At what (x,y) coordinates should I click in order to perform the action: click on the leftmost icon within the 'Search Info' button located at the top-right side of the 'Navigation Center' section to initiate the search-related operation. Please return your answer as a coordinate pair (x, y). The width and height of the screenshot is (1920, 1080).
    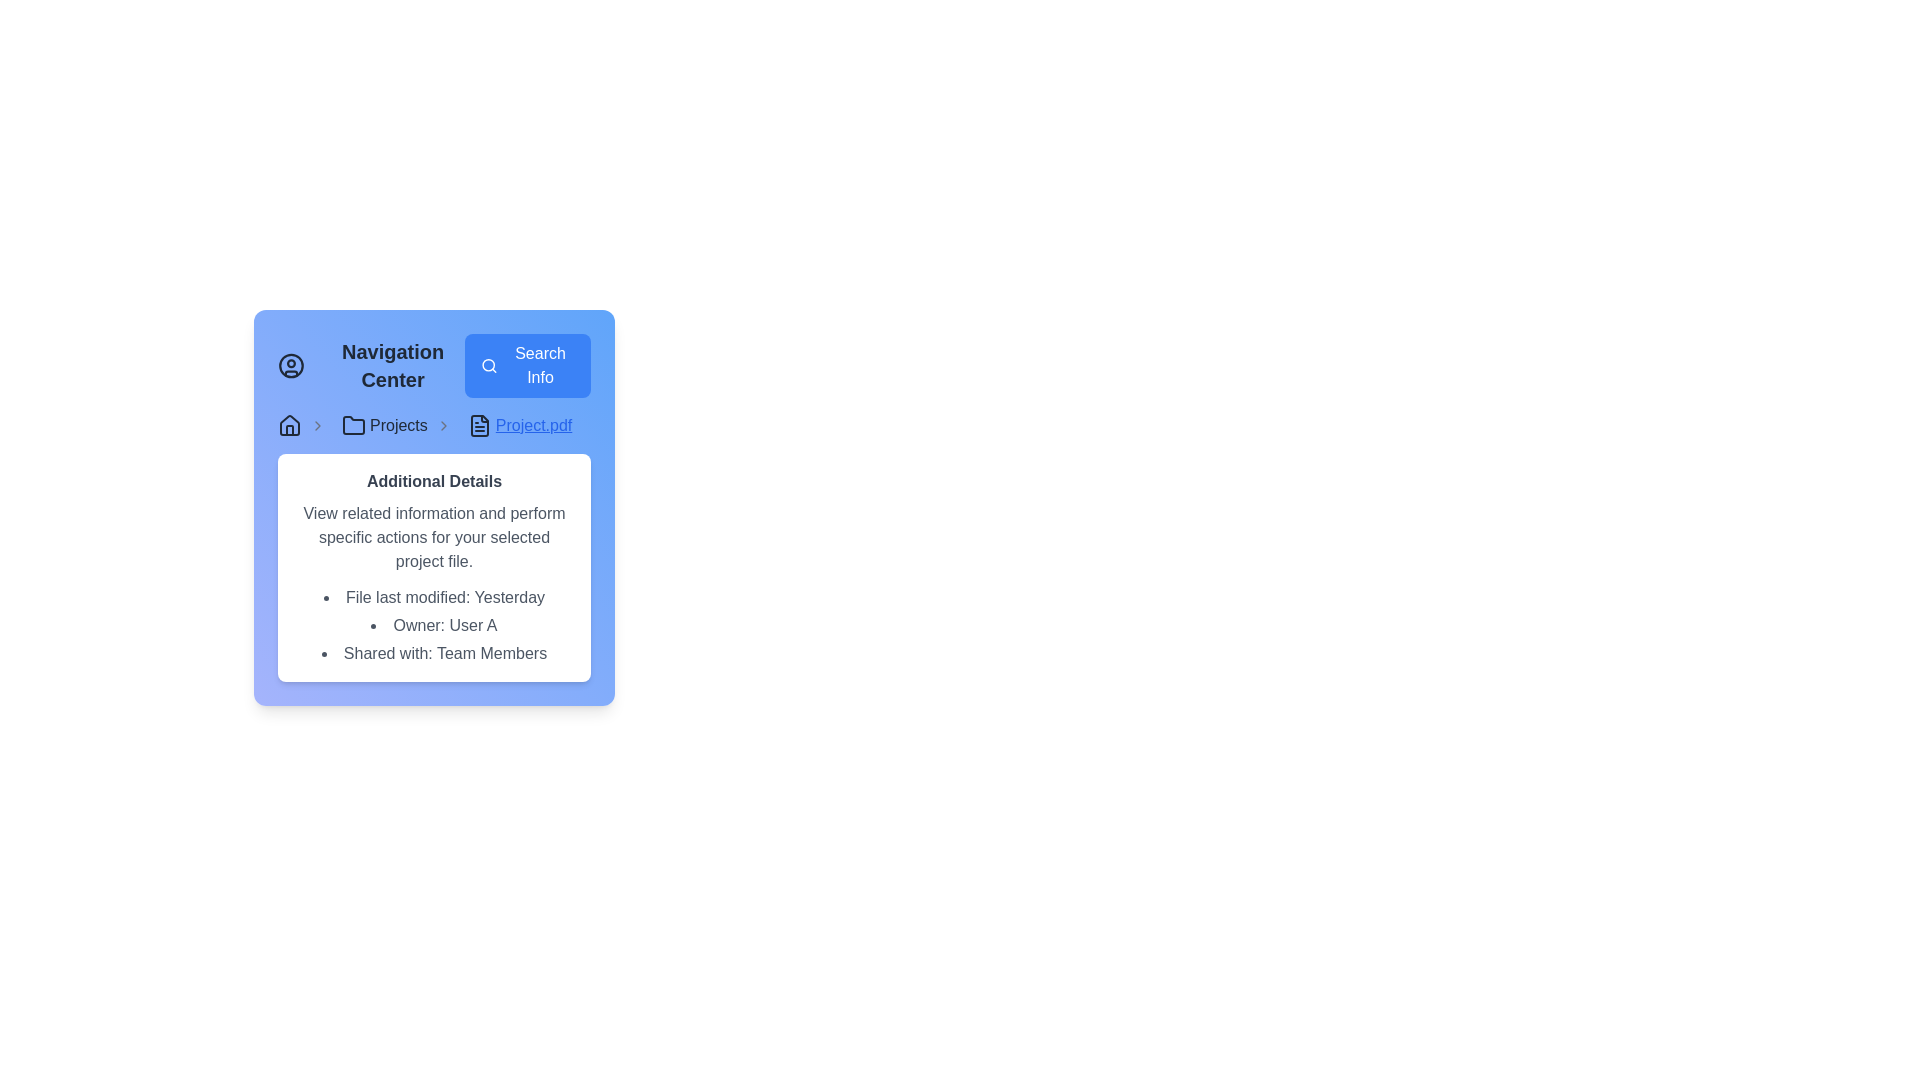
    Looking at the image, I should click on (489, 366).